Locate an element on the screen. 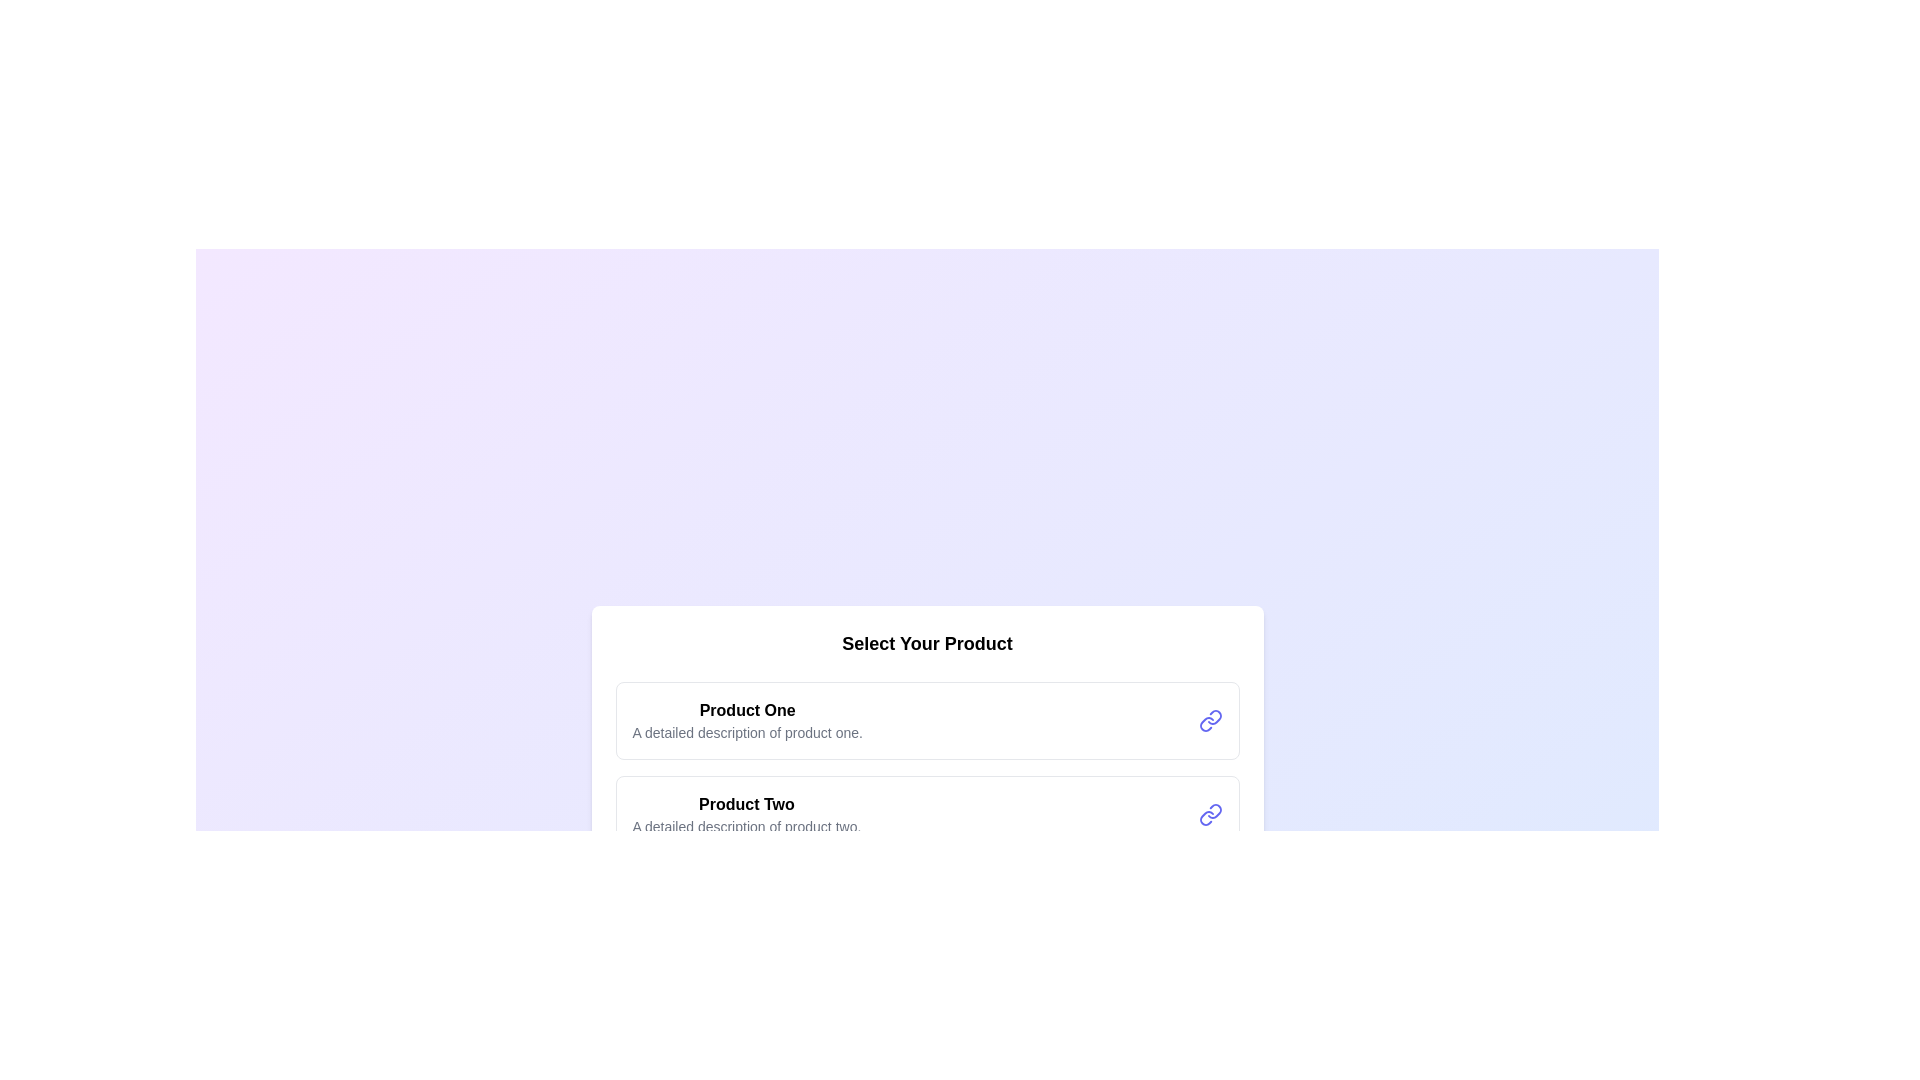  the text display component titled 'Product One', which includes a bold title and a smaller description above the 'Product Two' listing is located at coordinates (746, 721).